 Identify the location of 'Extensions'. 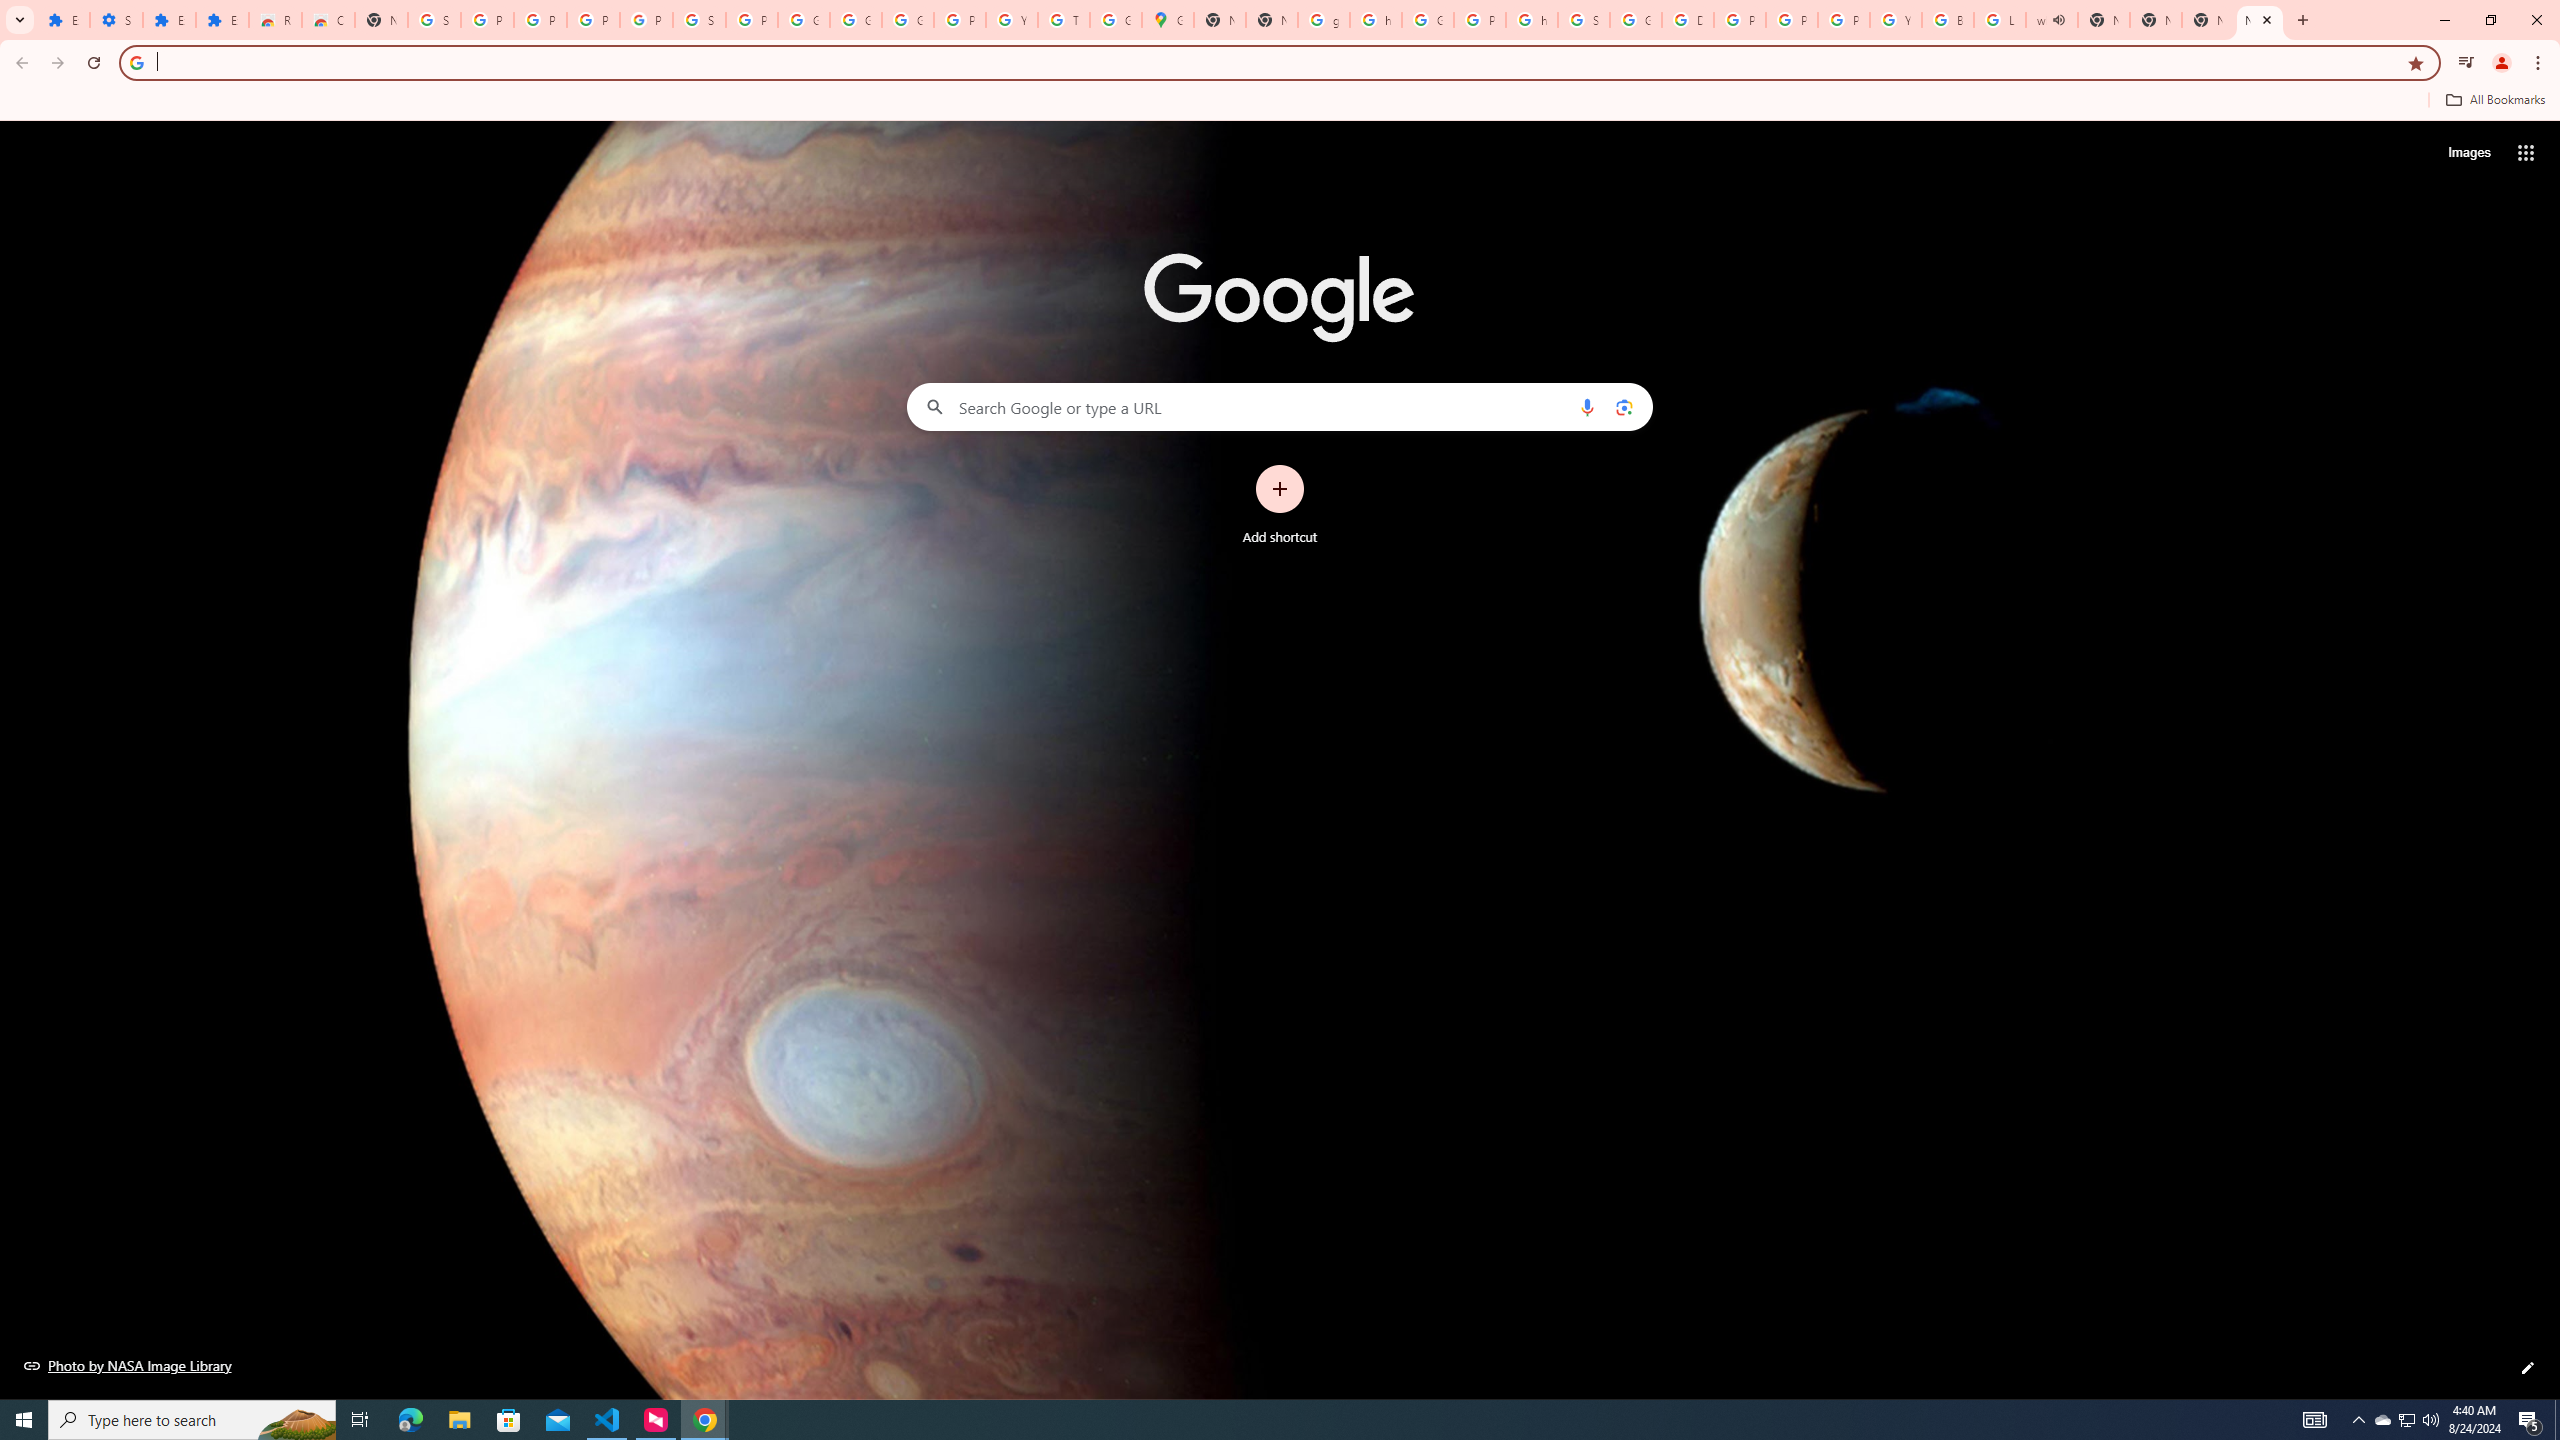
(64, 19).